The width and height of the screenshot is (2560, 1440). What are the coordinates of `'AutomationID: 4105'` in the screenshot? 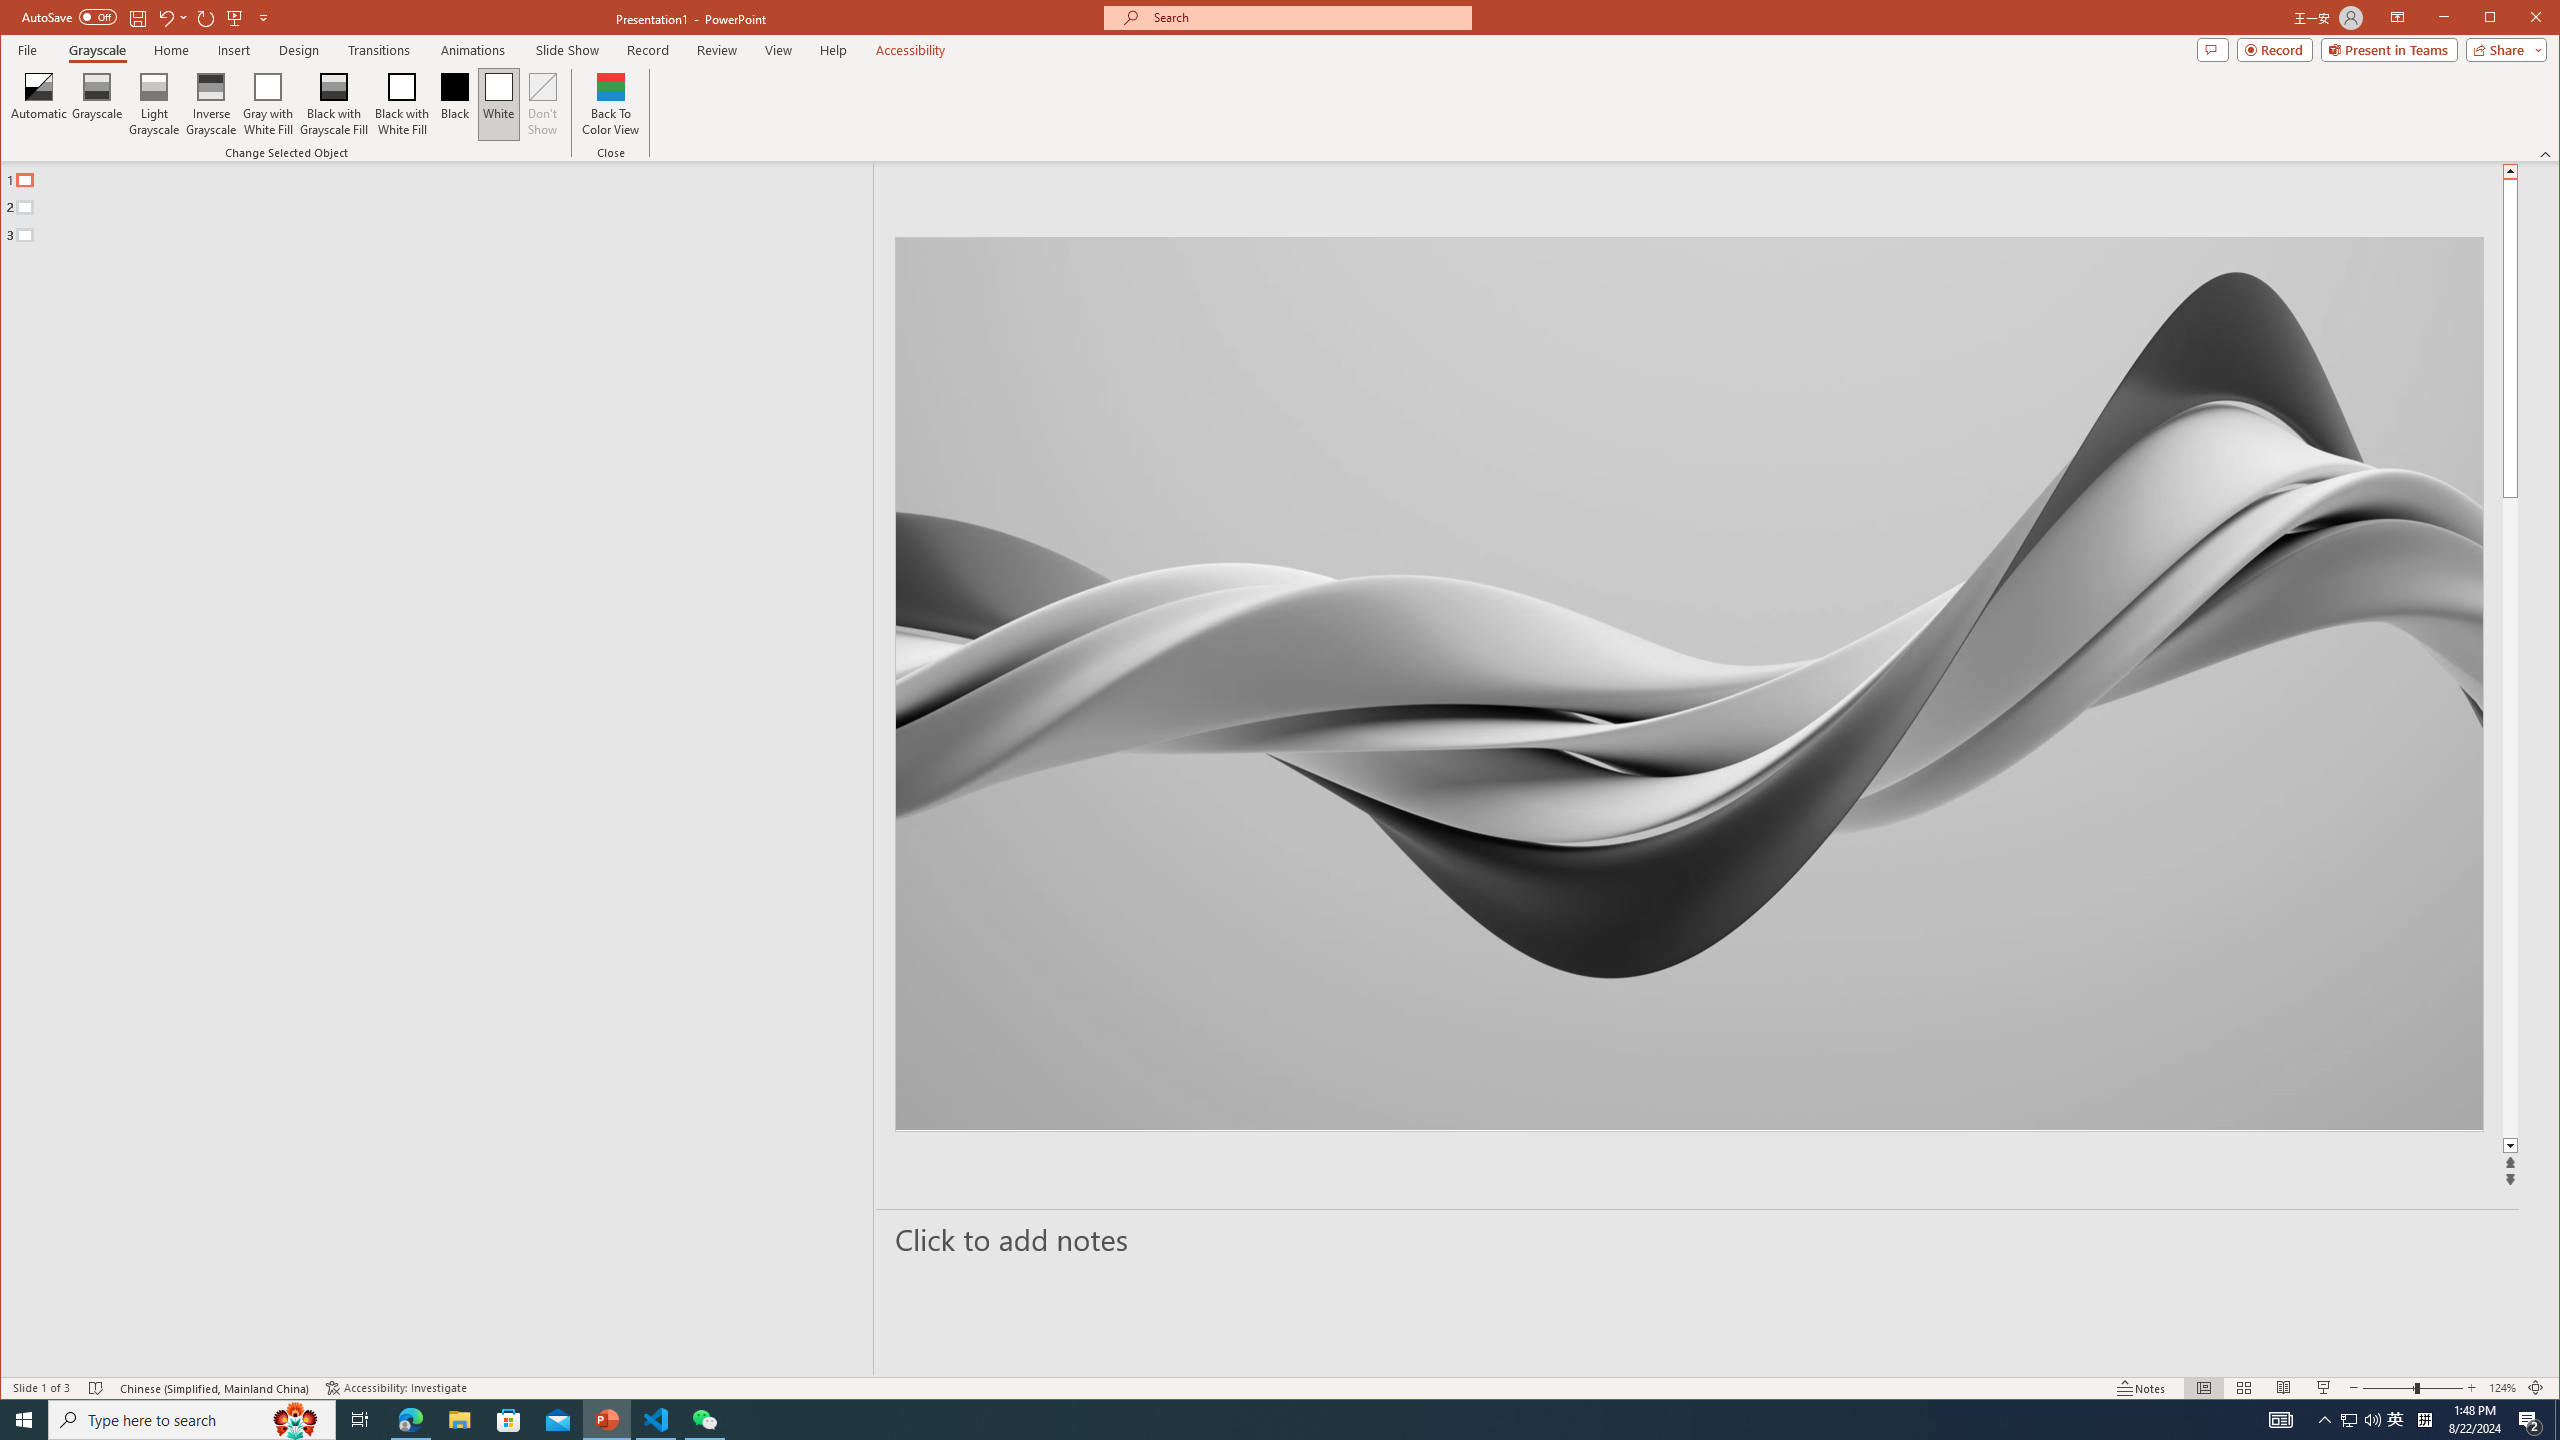 It's located at (2279, 1418).